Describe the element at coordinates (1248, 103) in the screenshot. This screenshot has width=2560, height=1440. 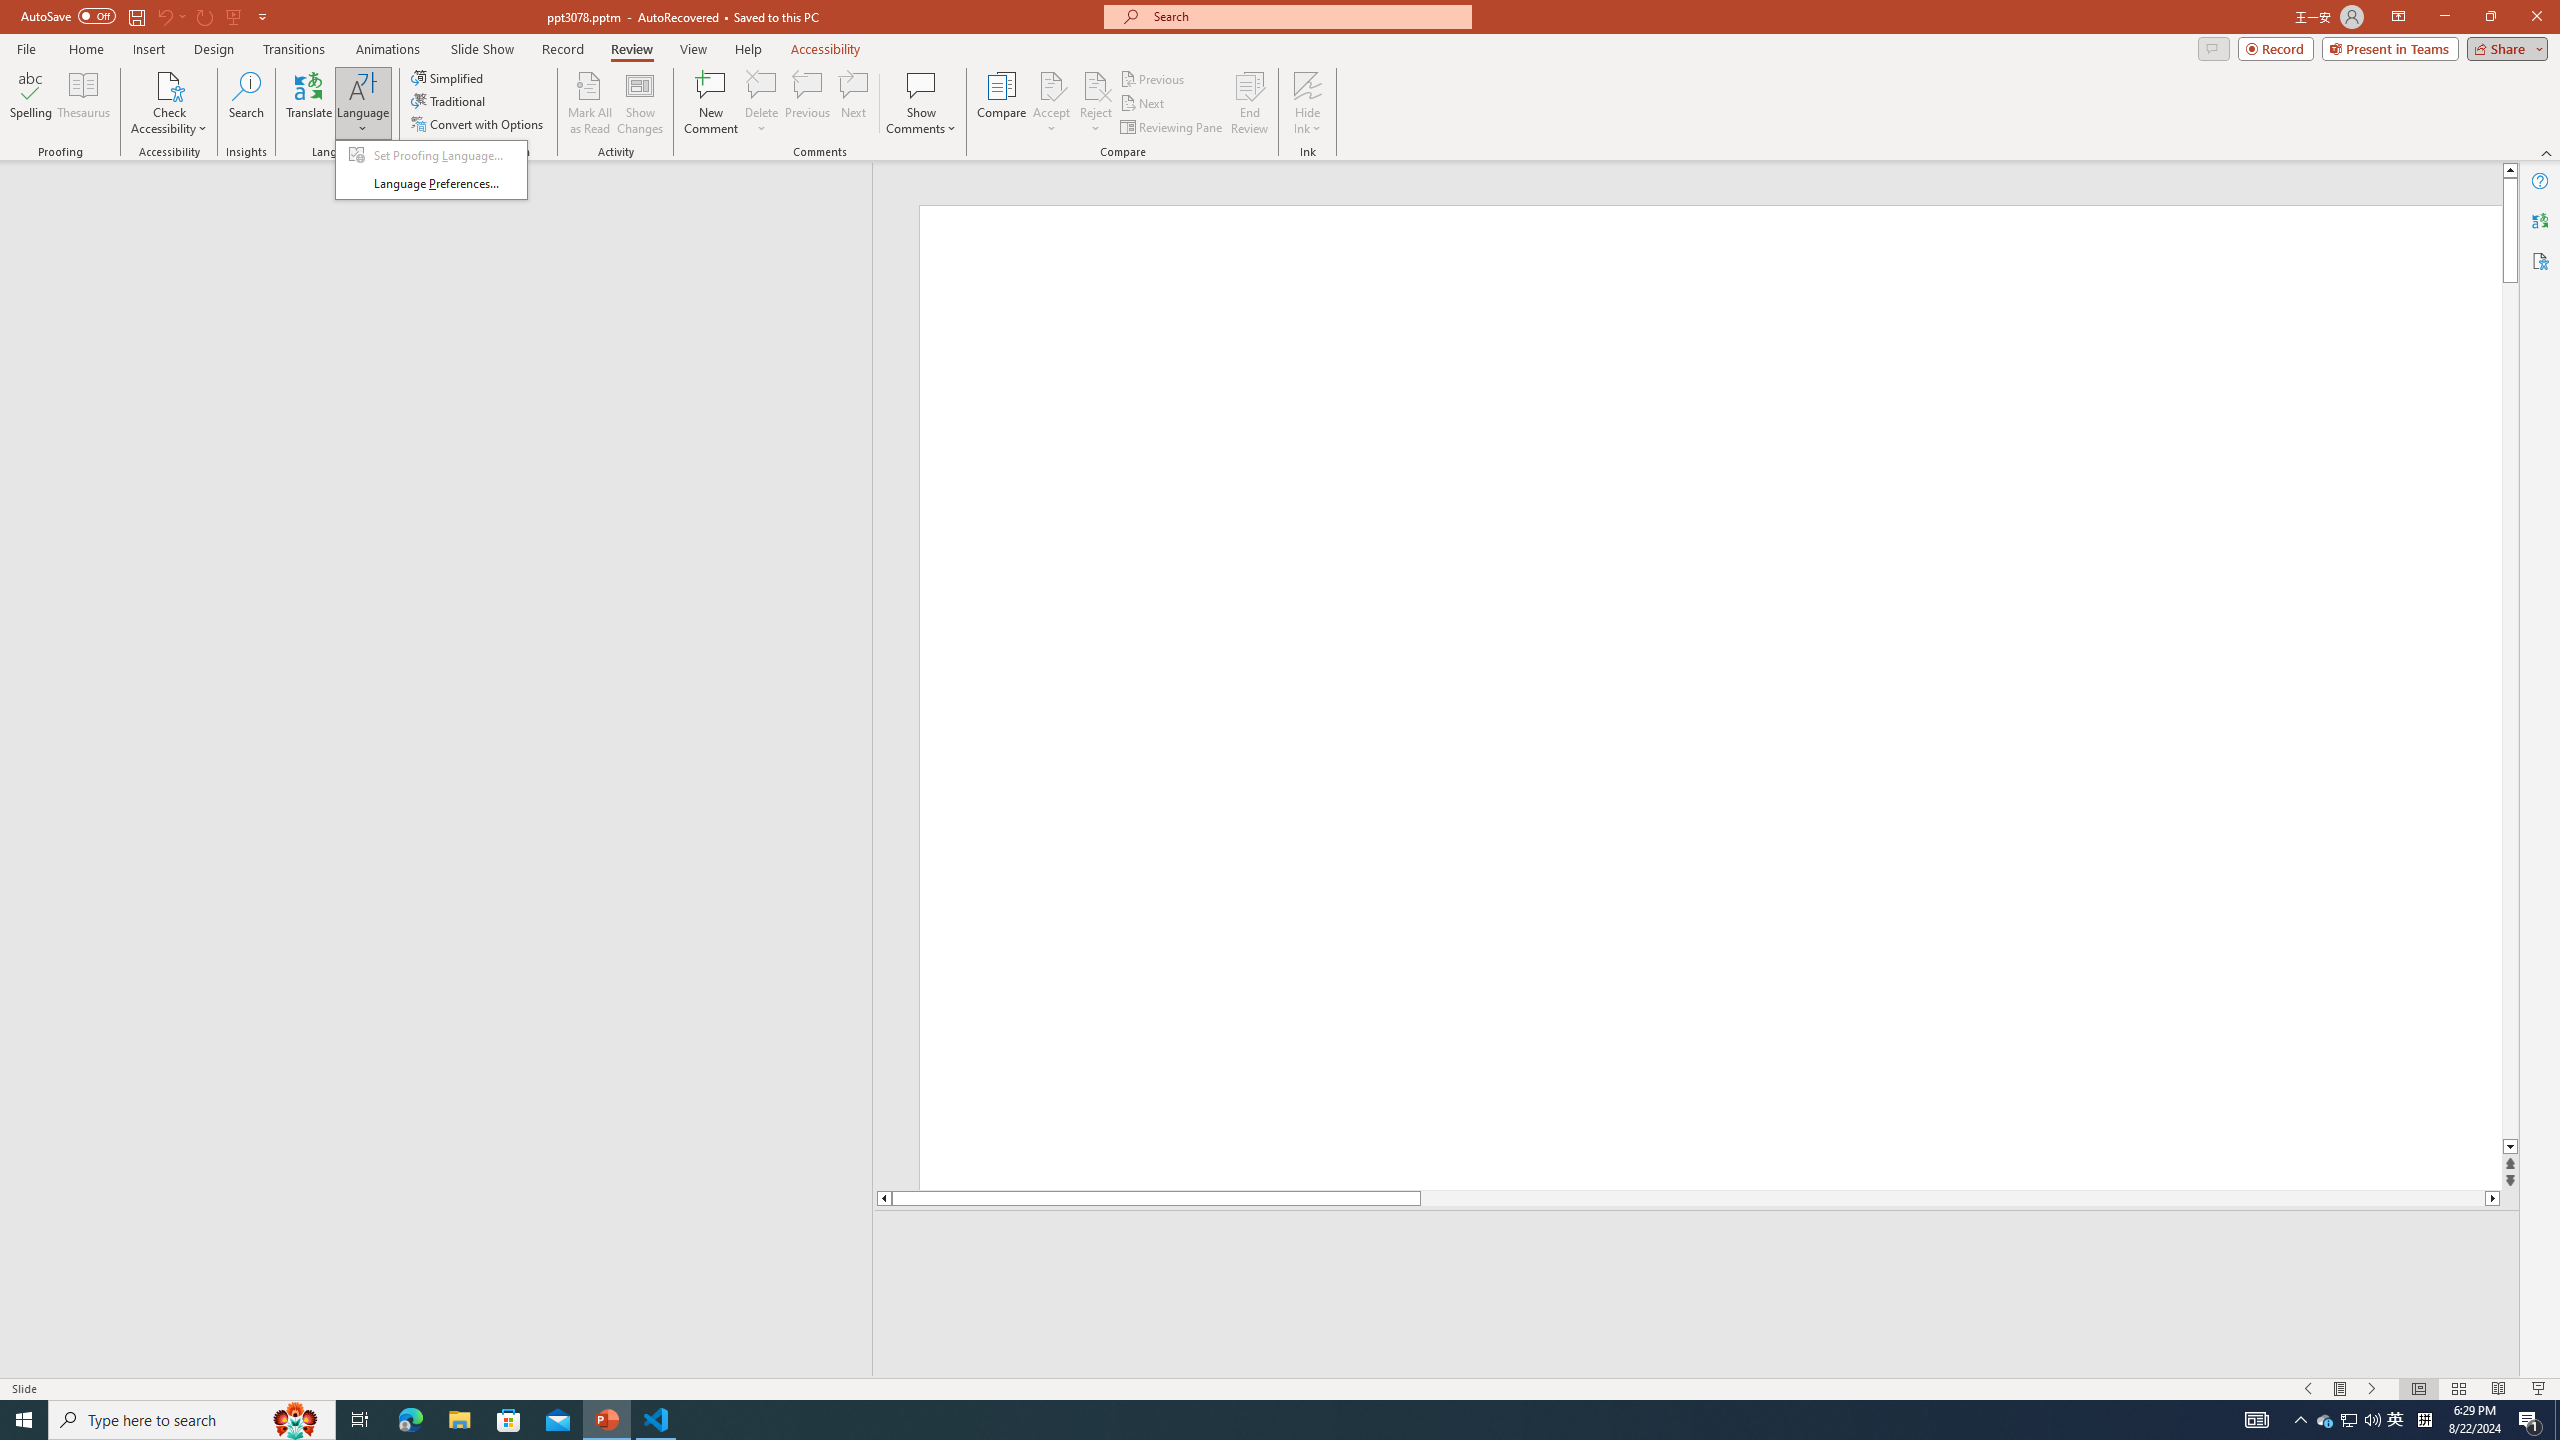
I see `'End Review'` at that location.